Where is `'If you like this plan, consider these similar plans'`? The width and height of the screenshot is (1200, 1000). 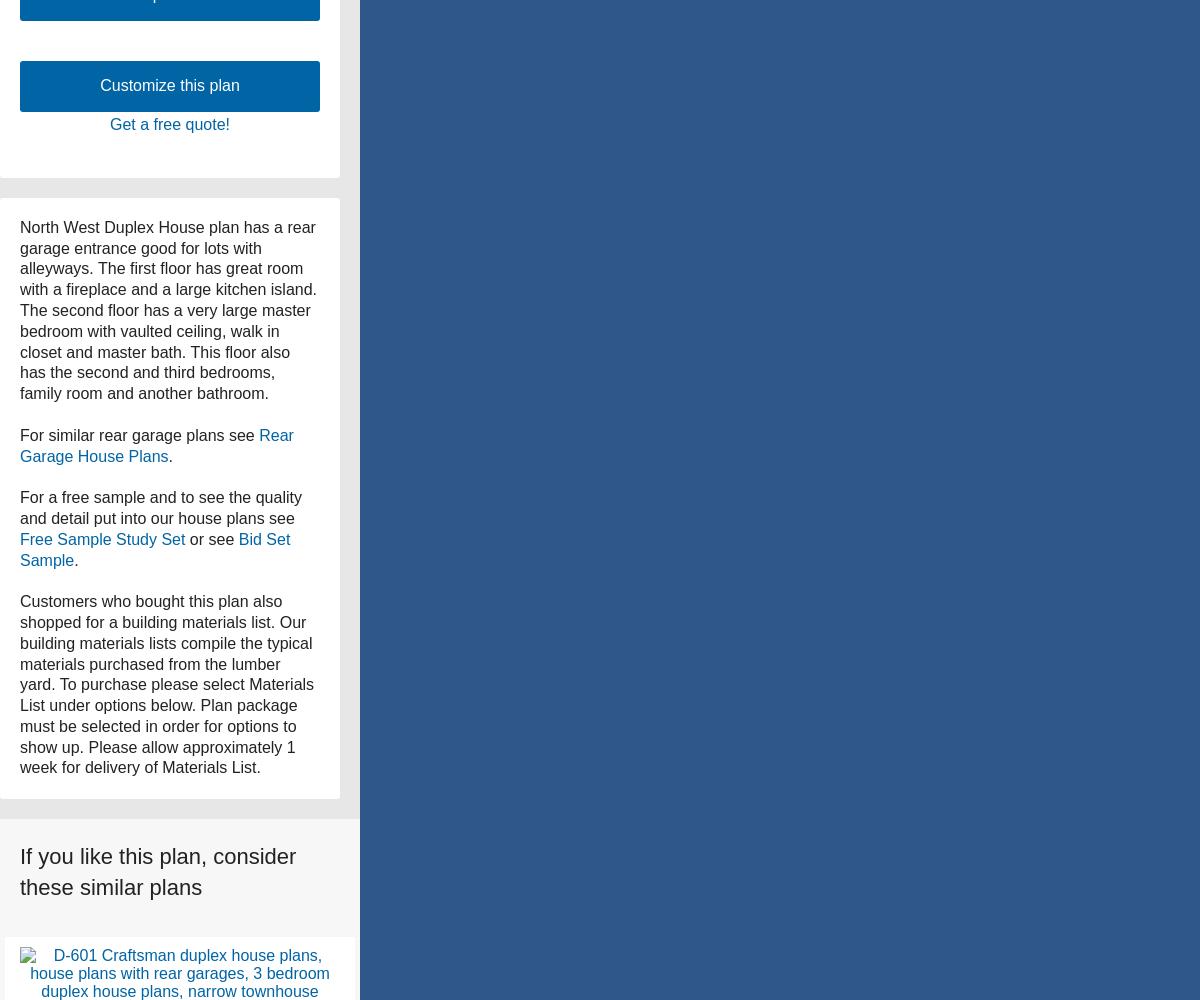
'If you like this plan, consider these similar plans' is located at coordinates (157, 871).